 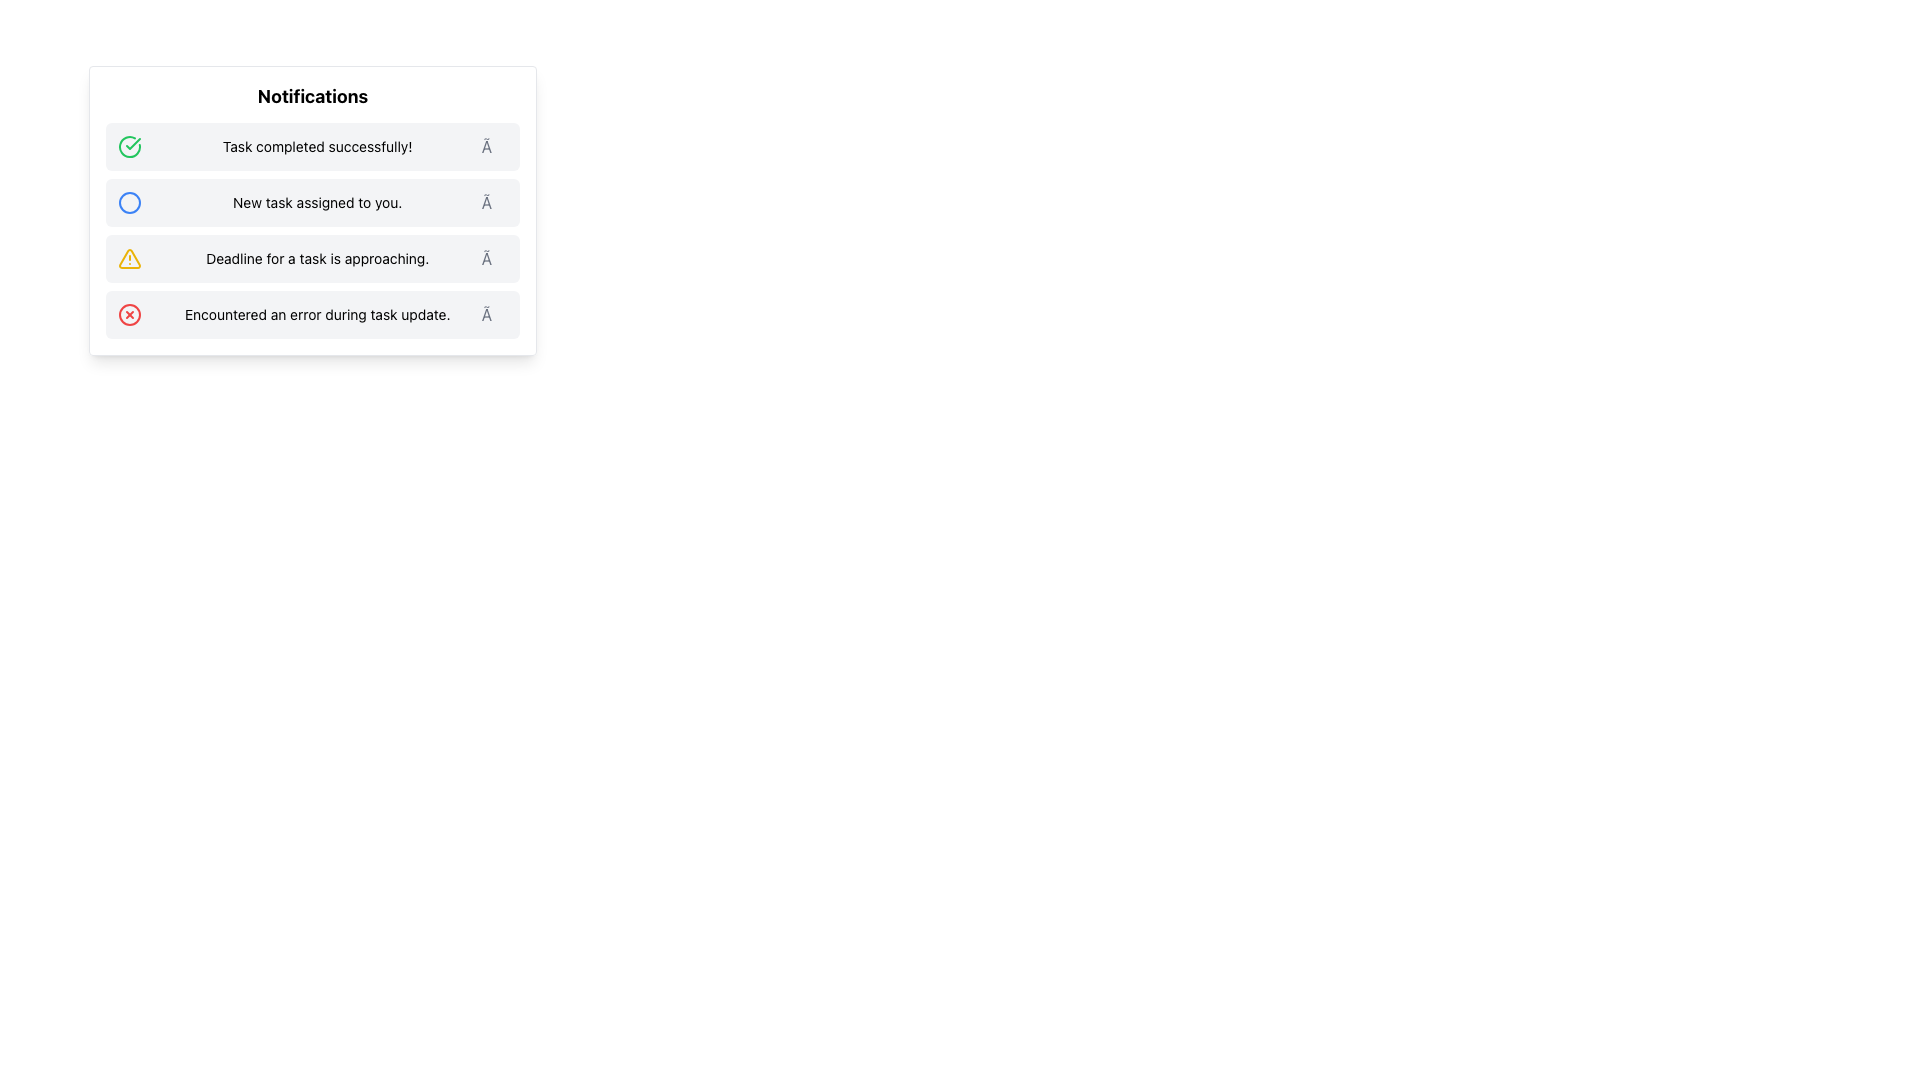 What do you see at coordinates (311, 230) in the screenshot?
I see `the third notification card in the 'Notifications' list` at bounding box center [311, 230].